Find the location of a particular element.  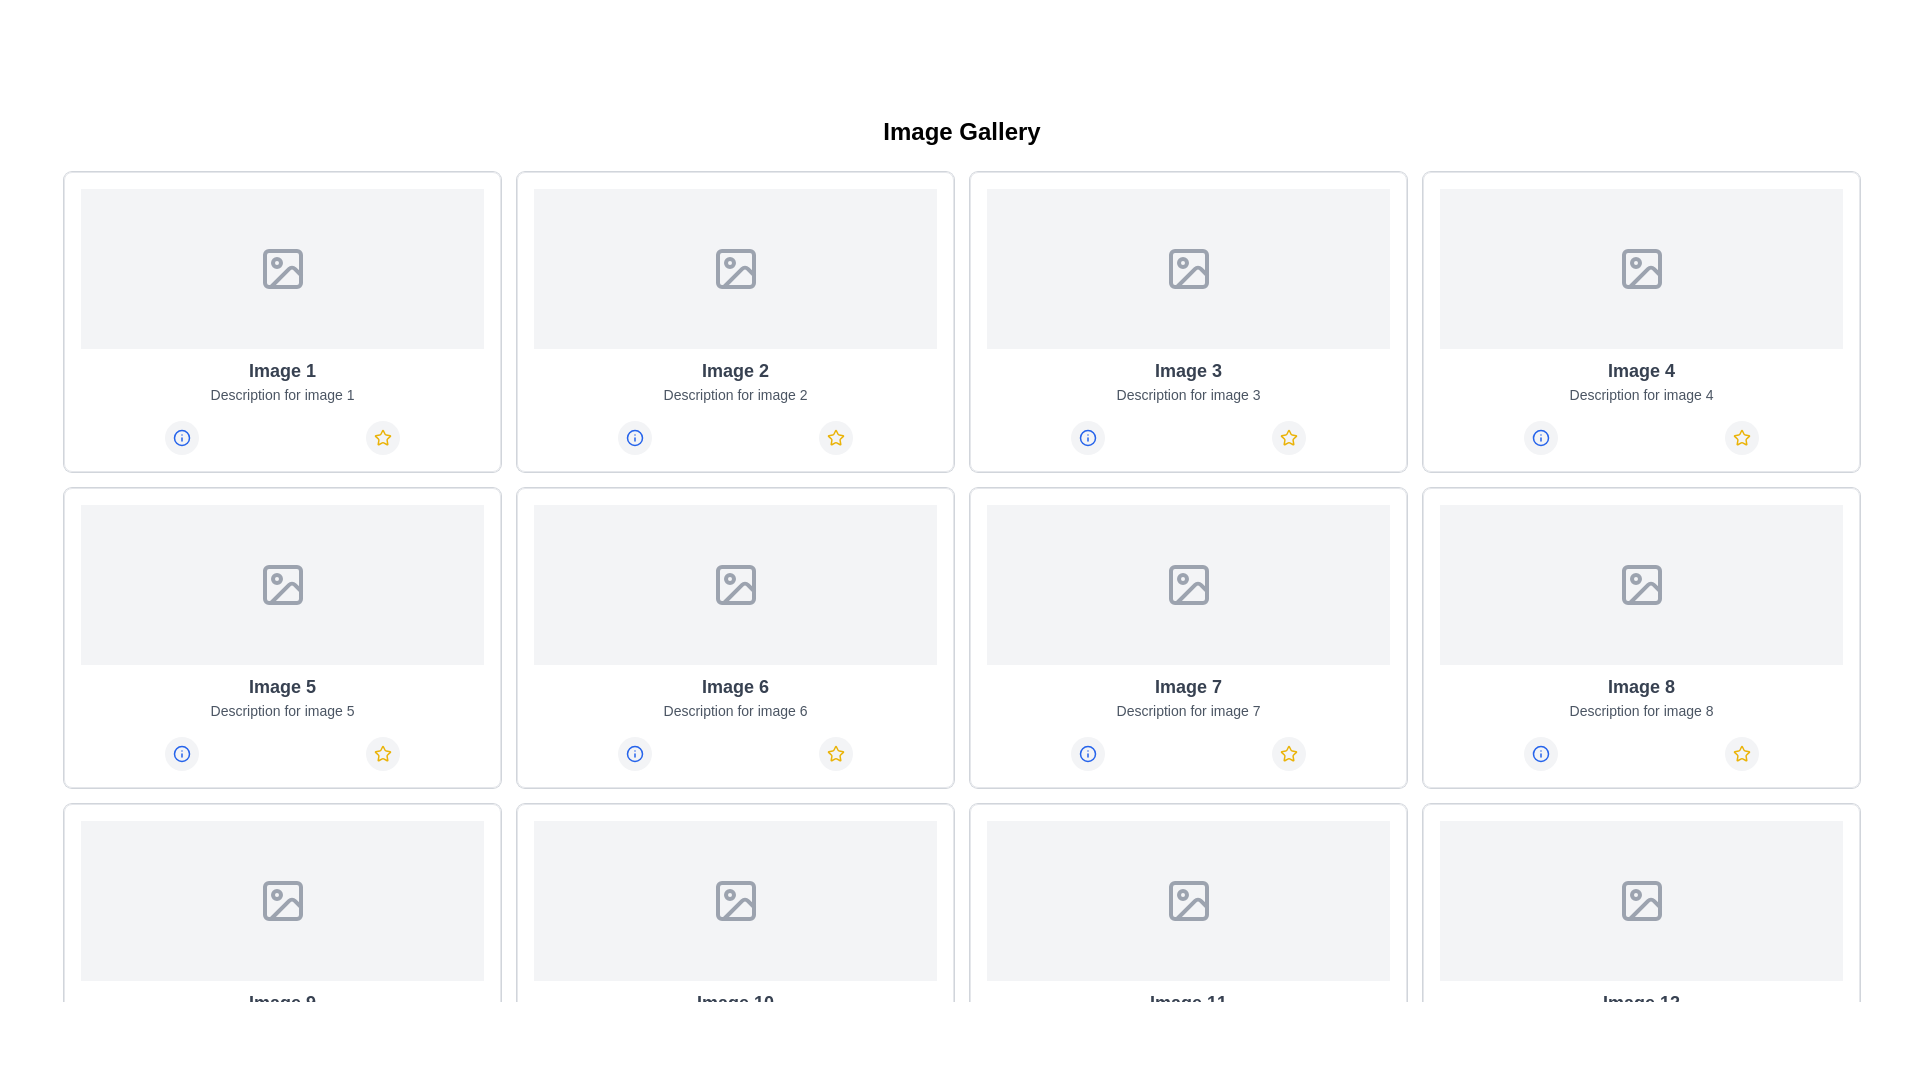

the graphical icon resembling a tilted photograph located in the fifth image card of the gallery layout, near the top-right corner is located at coordinates (284, 592).